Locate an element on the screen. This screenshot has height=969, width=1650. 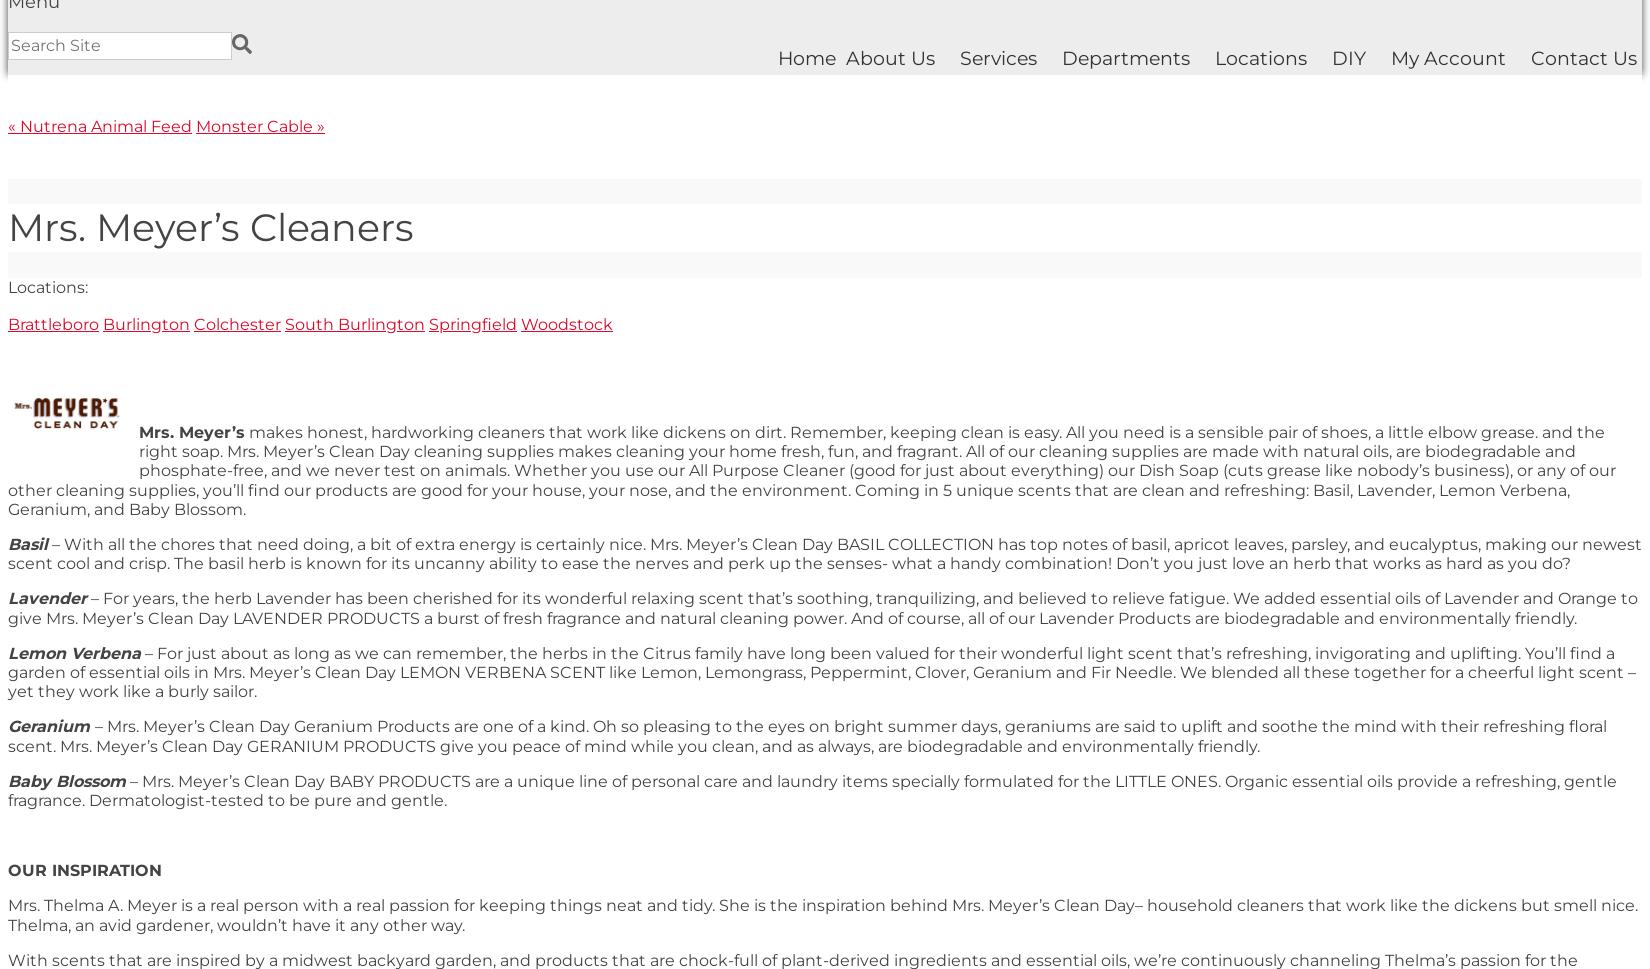
'Our products are specifically formulated to be safe for use in and around the home with family, children and pets.' is located at coordinates (558, 608).